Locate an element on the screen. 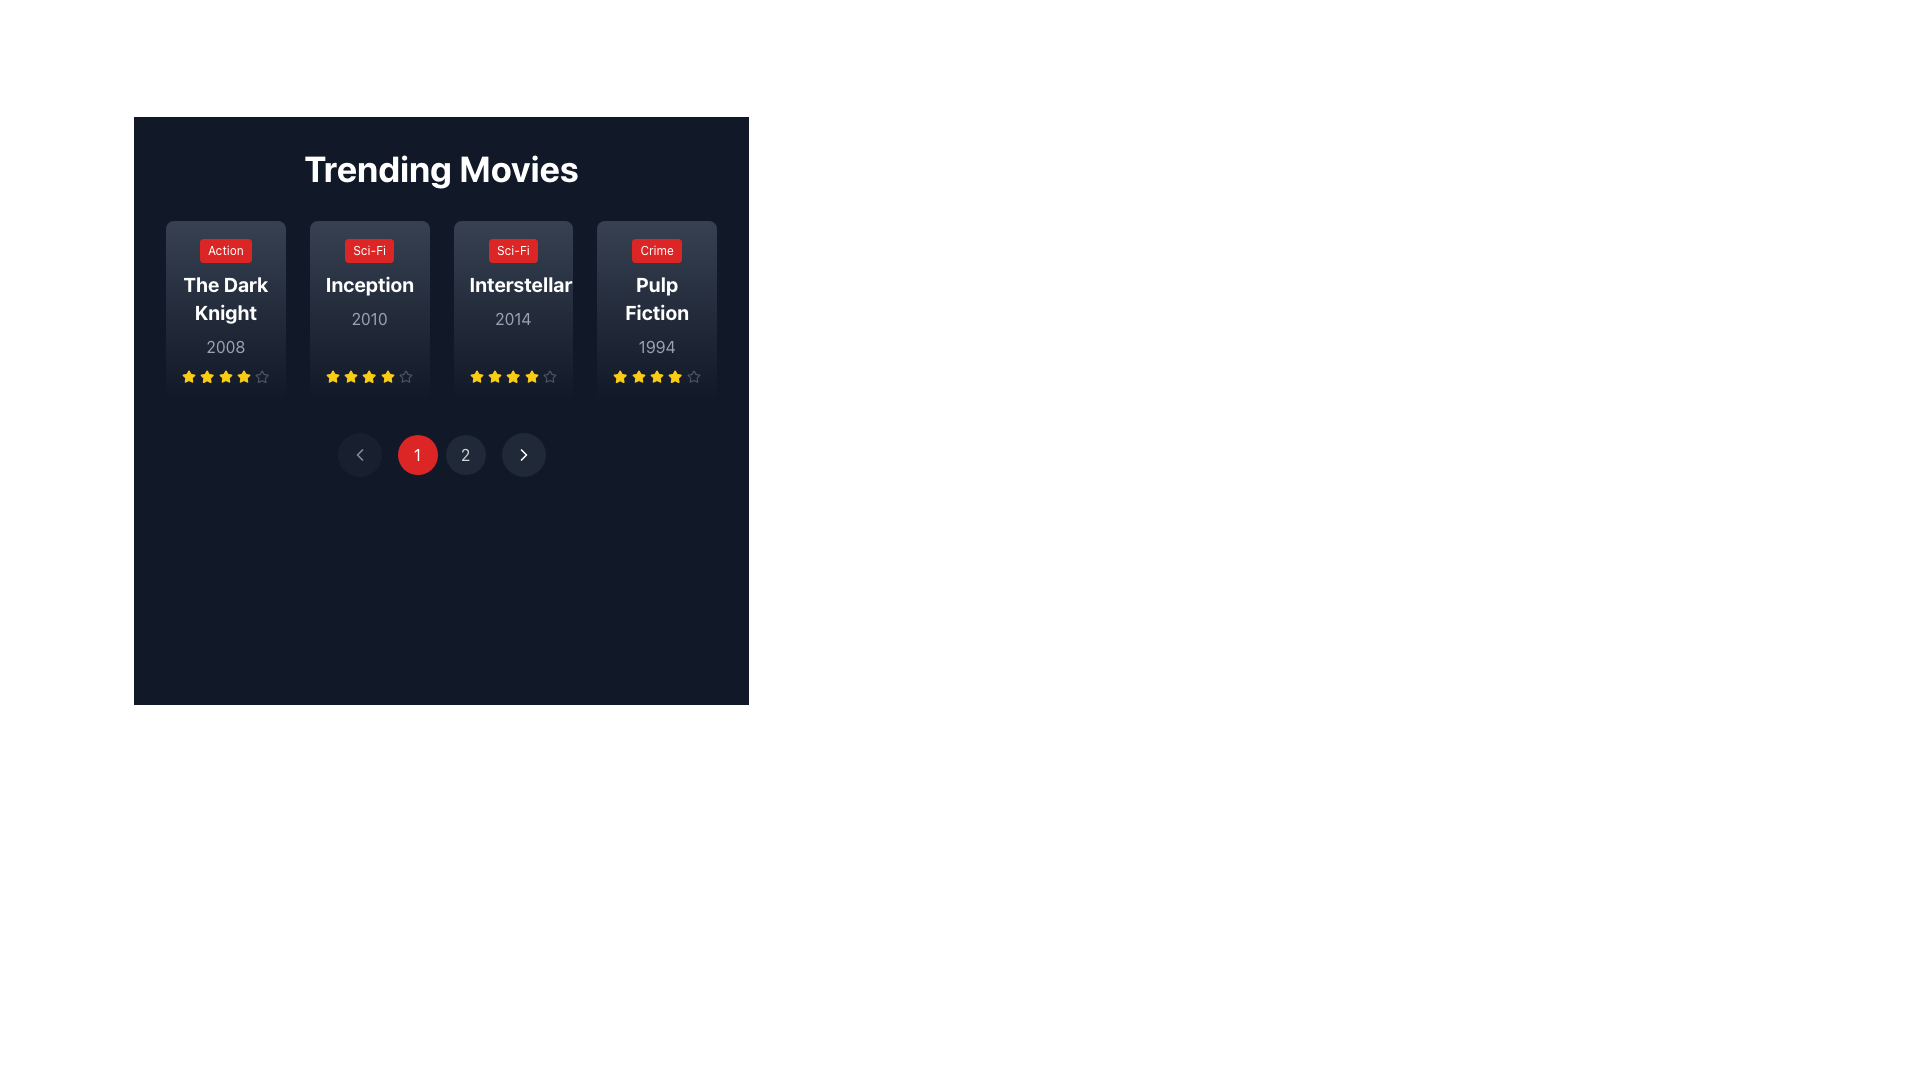 Image resolution: width=1920 pixels, height=1080 pixels. the fourth star icon in the Trending Movies section under The Dark Knight card to rate it is located at coordinates (243, 376).